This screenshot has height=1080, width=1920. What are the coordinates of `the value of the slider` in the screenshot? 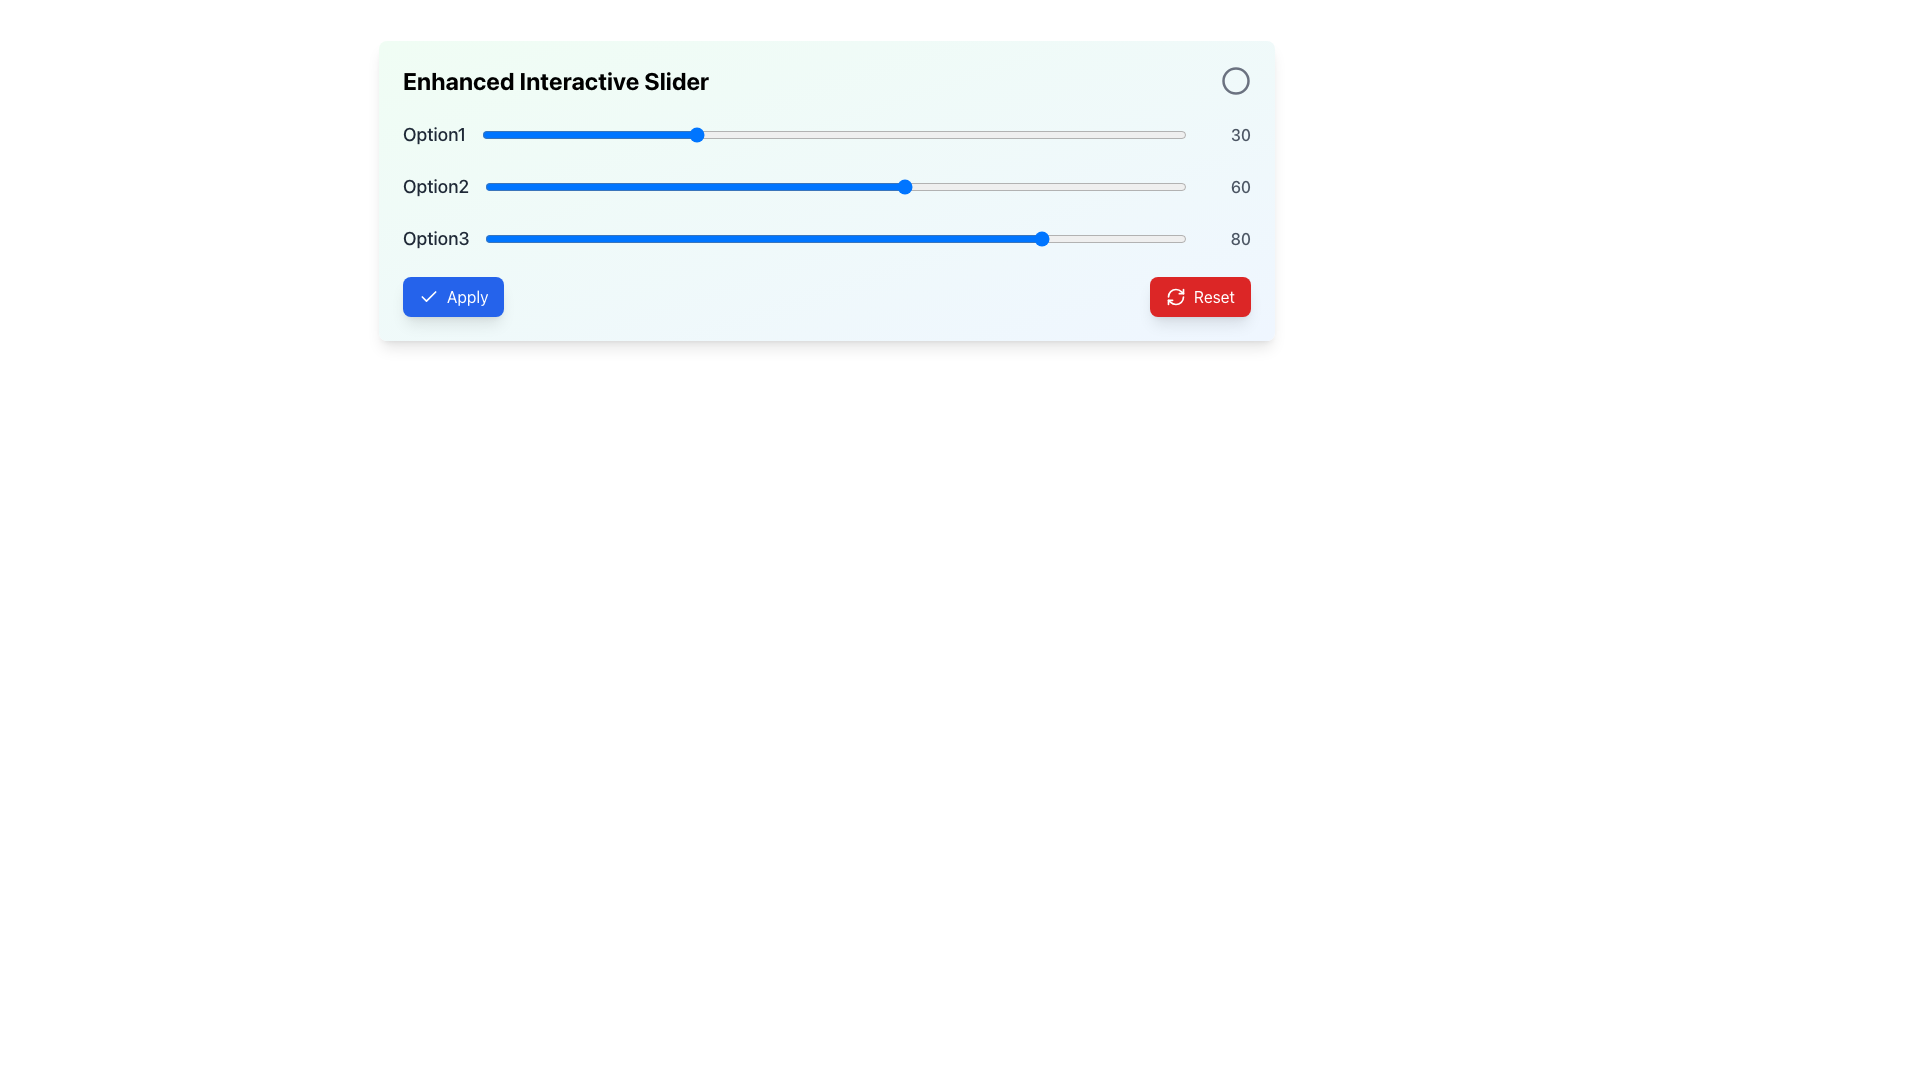 It's located at (727, 135).